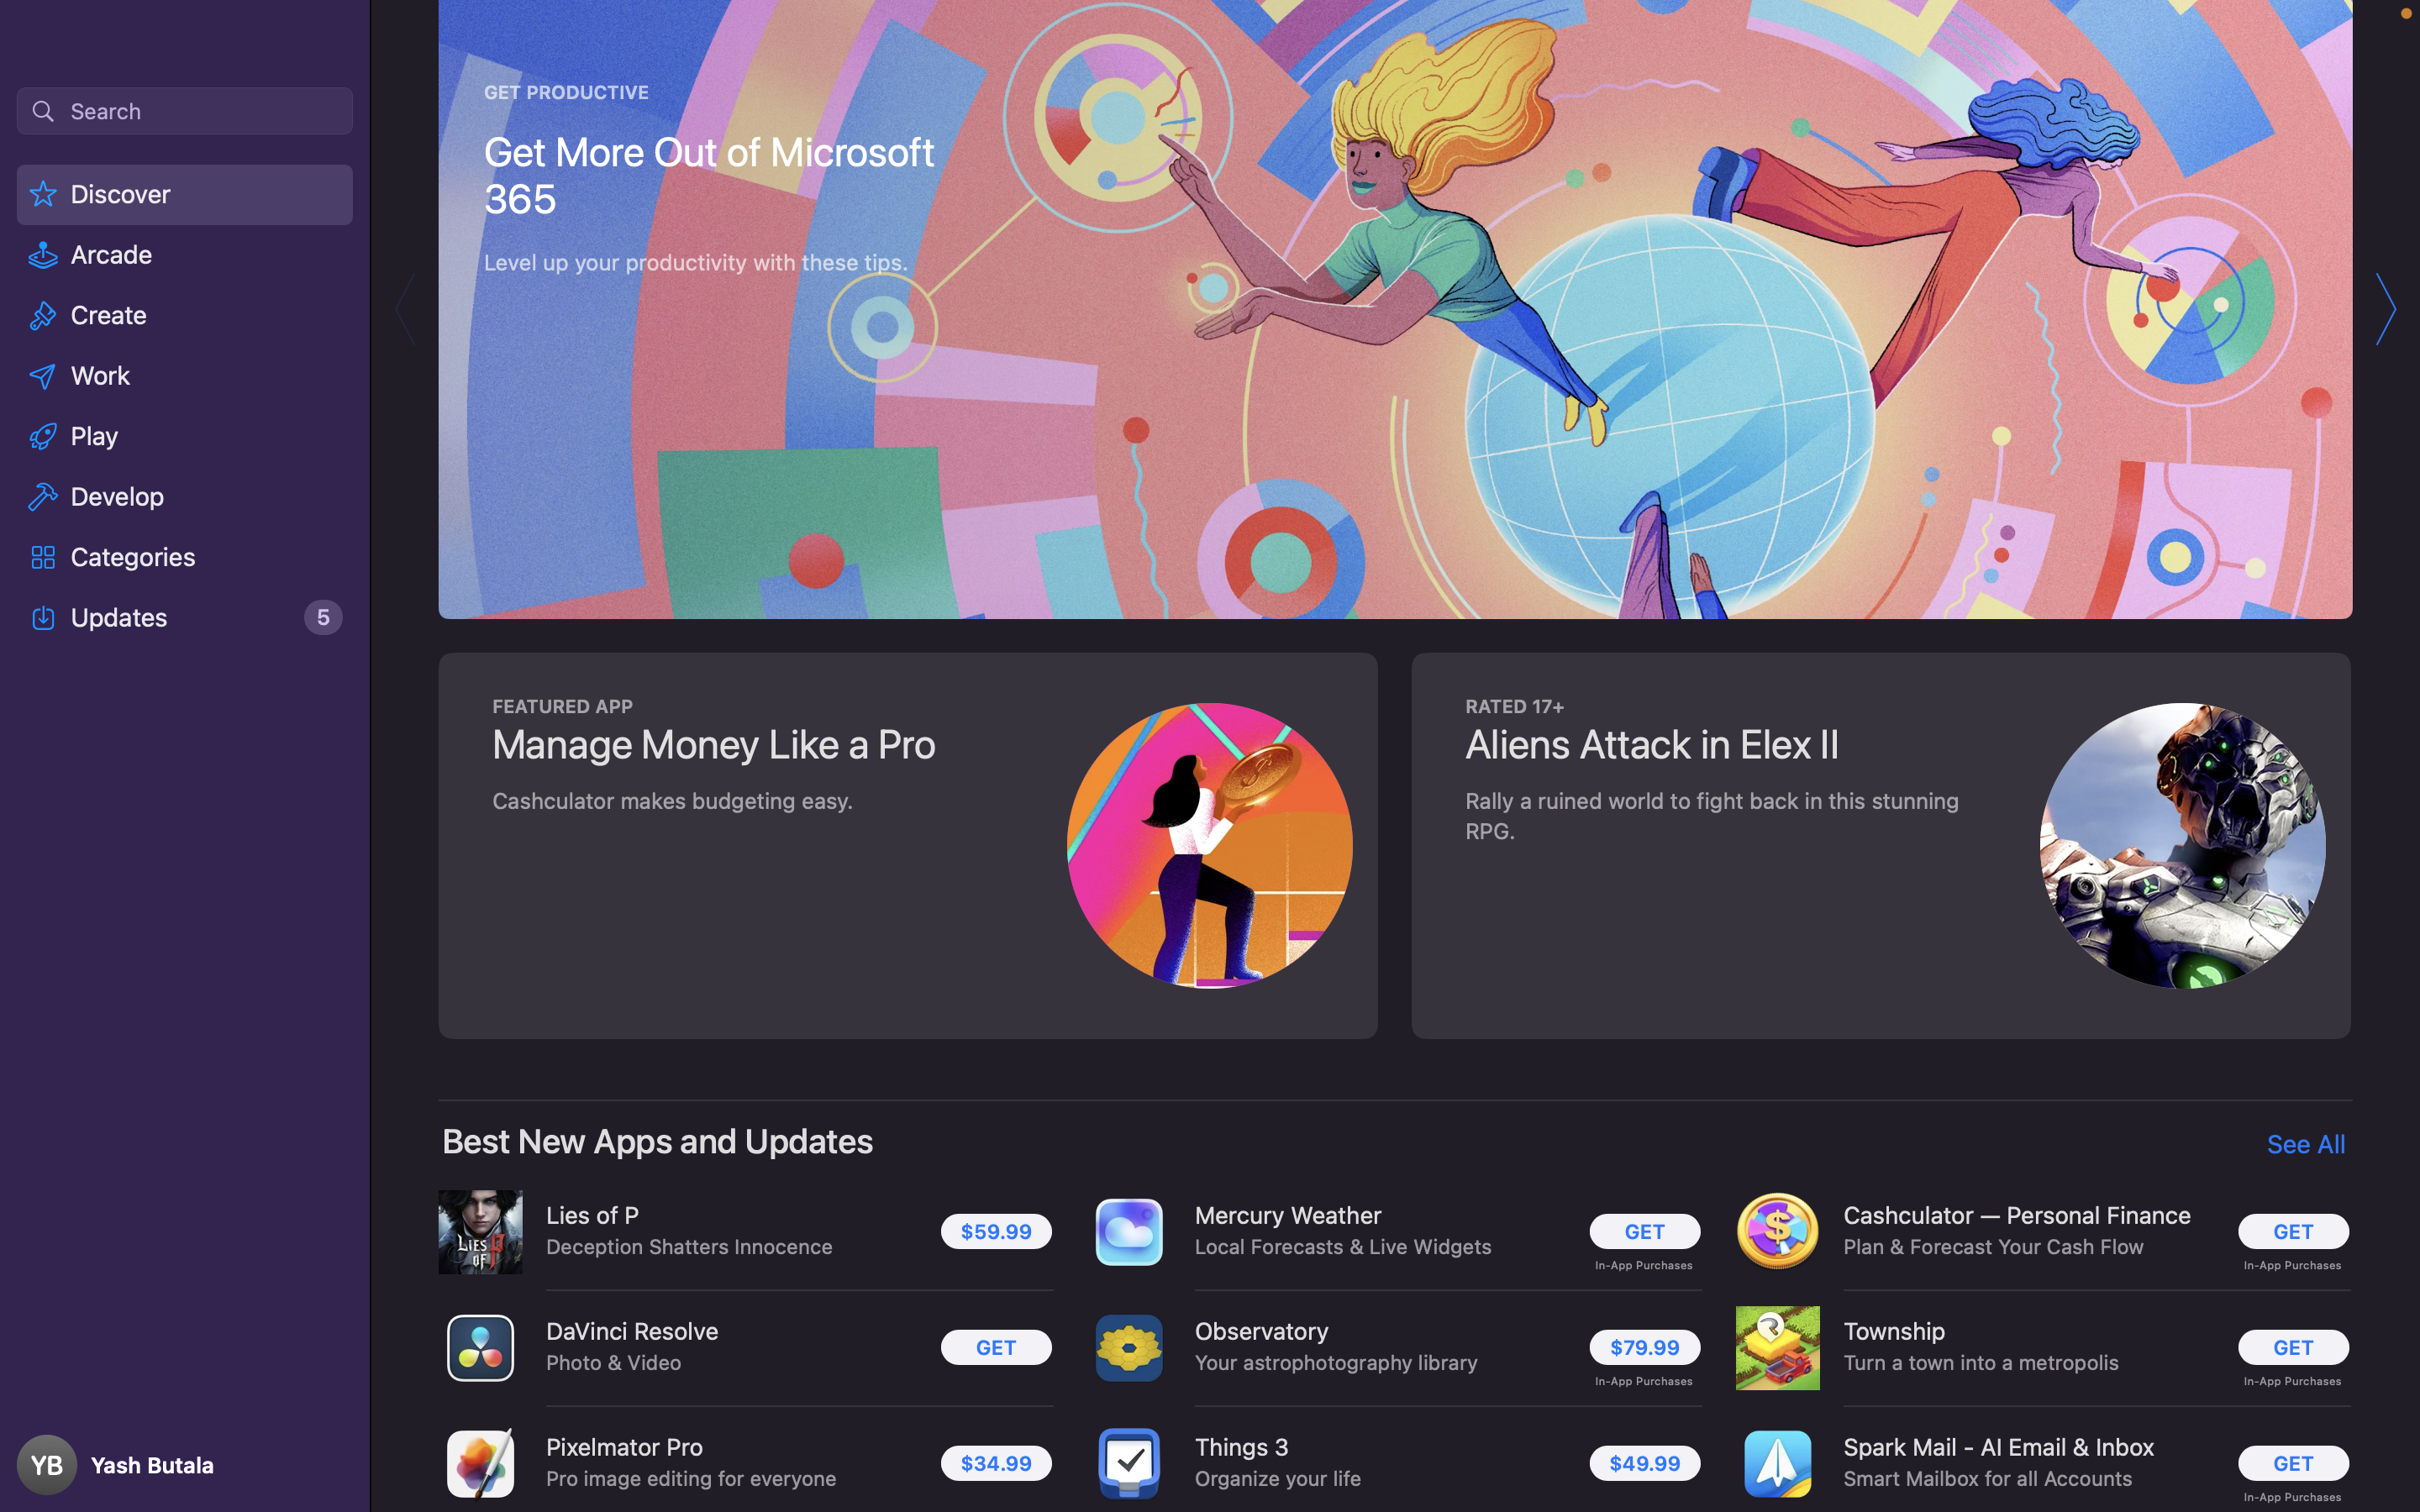 The width and height of the screenshot is (2420, 1512). I want to click on the "Updates" tab, so click(185, 617).